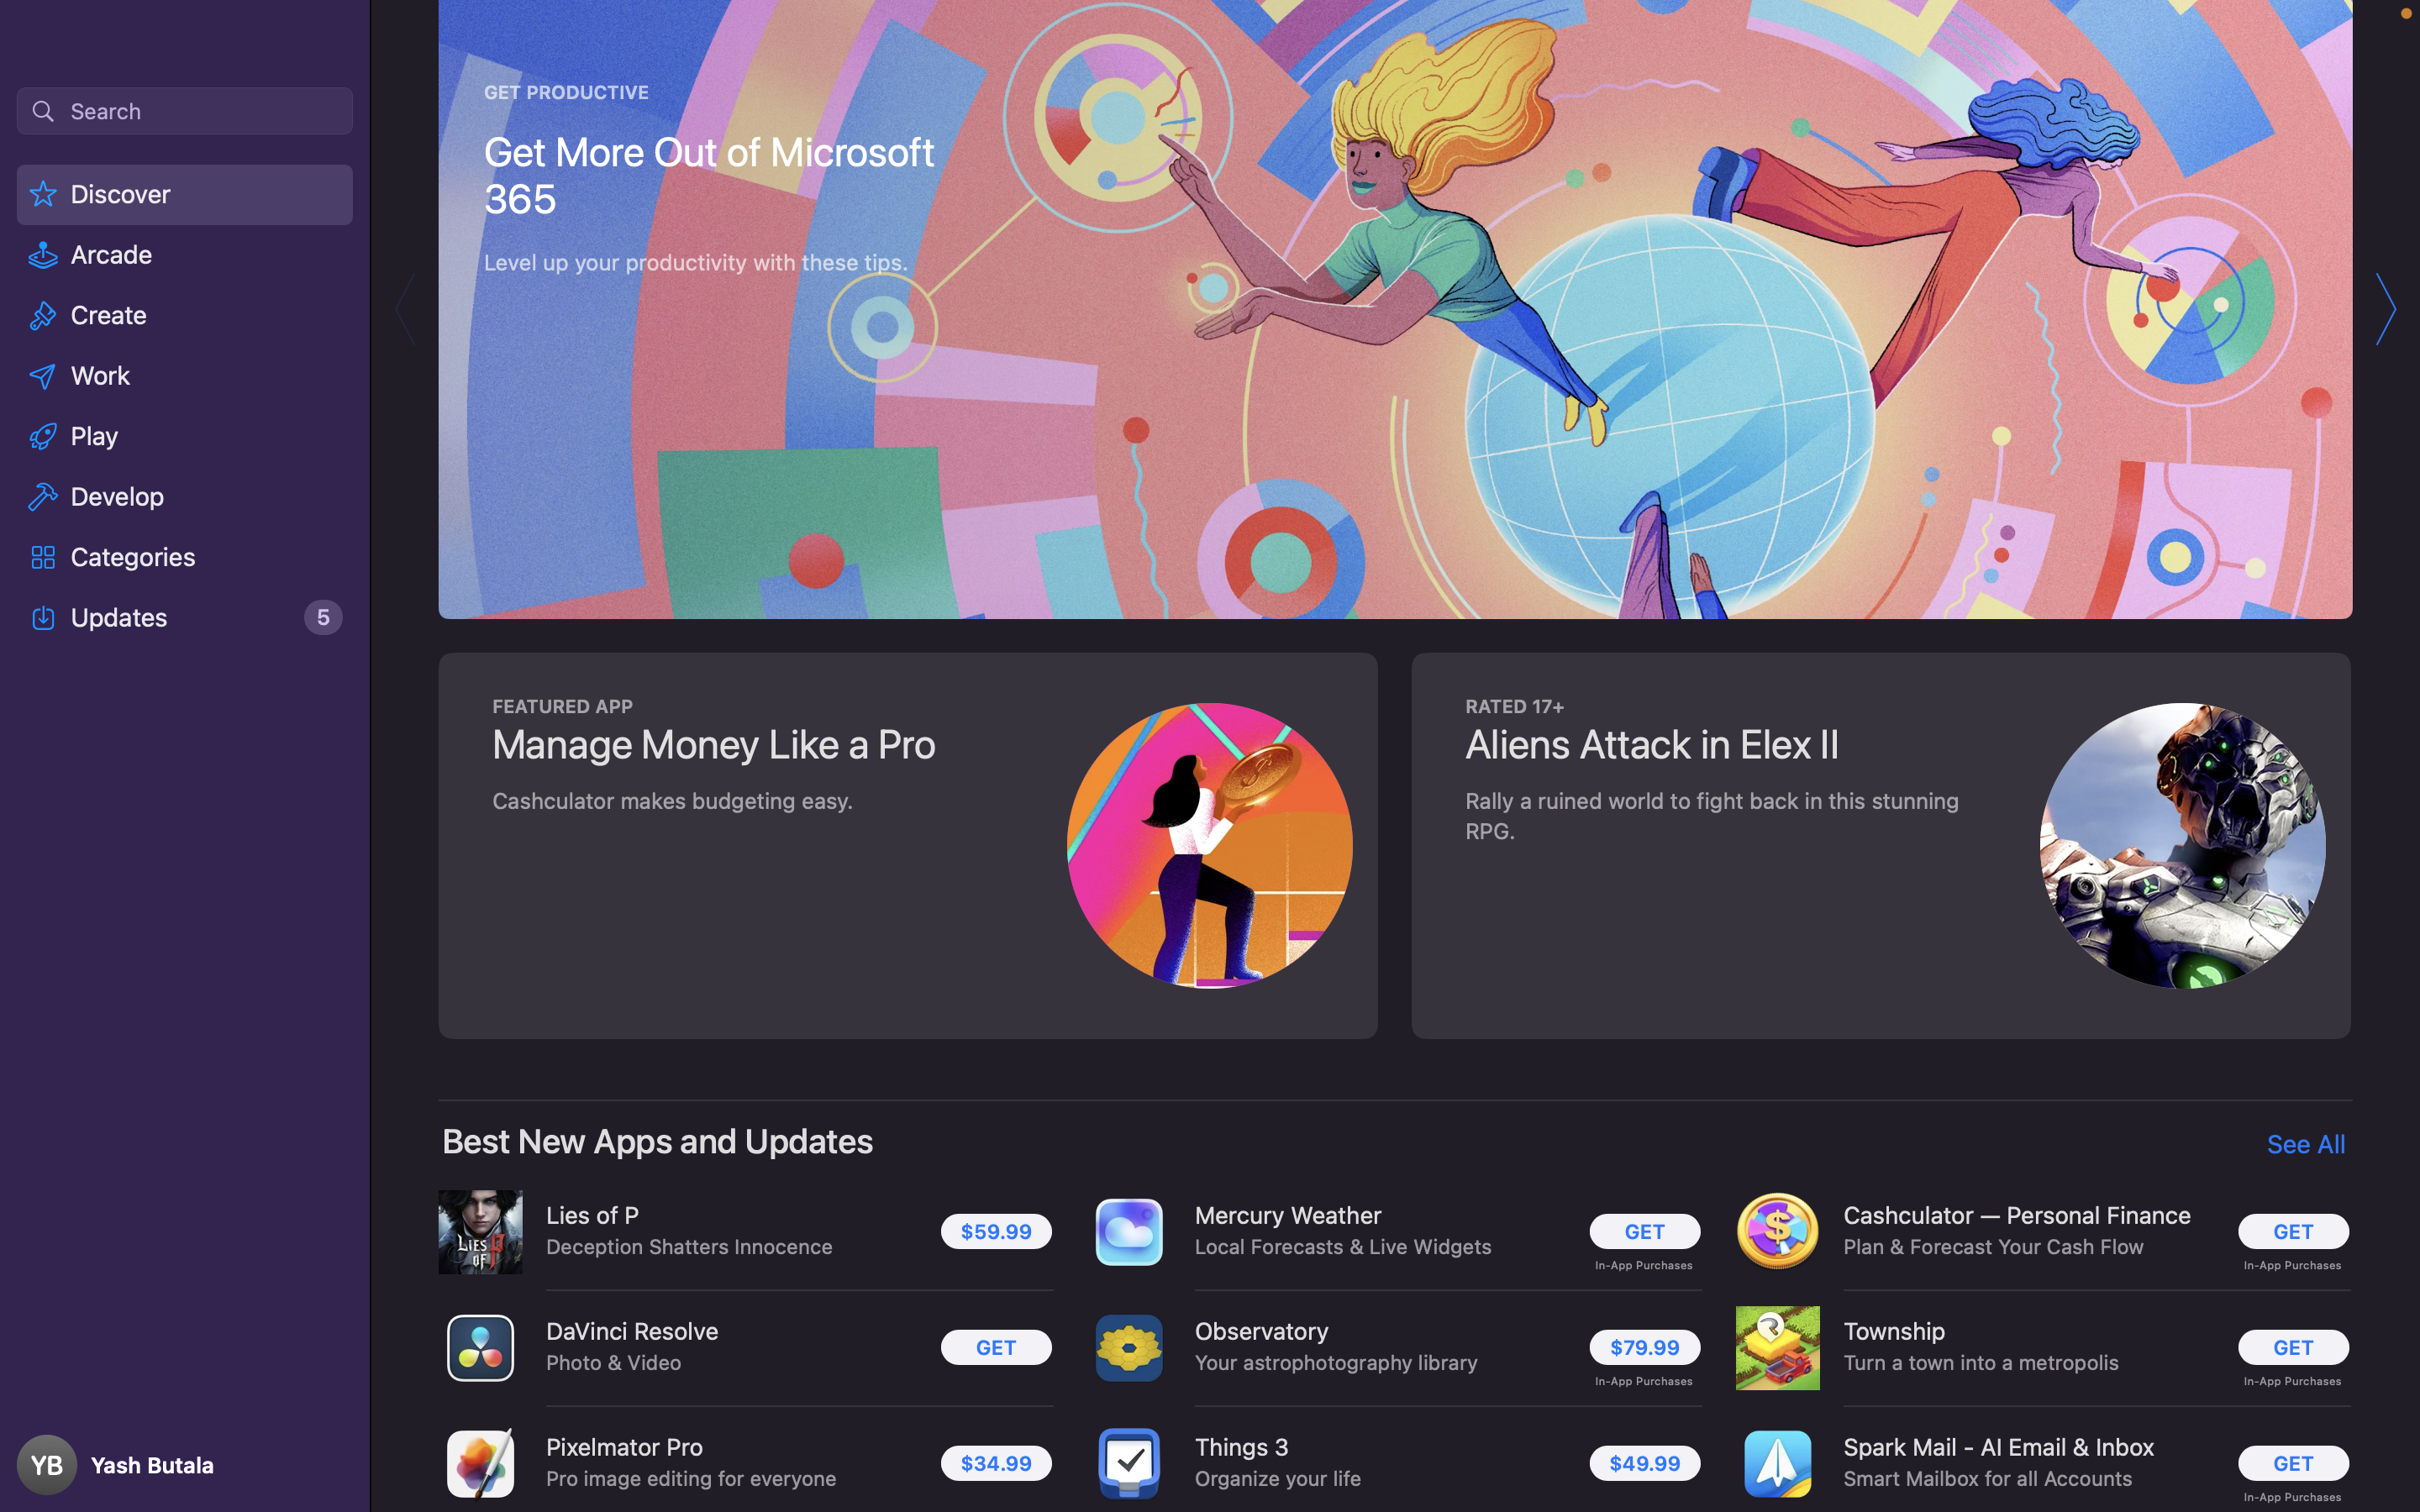 The width and height of the screenshot is (2420, 1512). I want to click on the "Updates" tab, so click(185, 617).